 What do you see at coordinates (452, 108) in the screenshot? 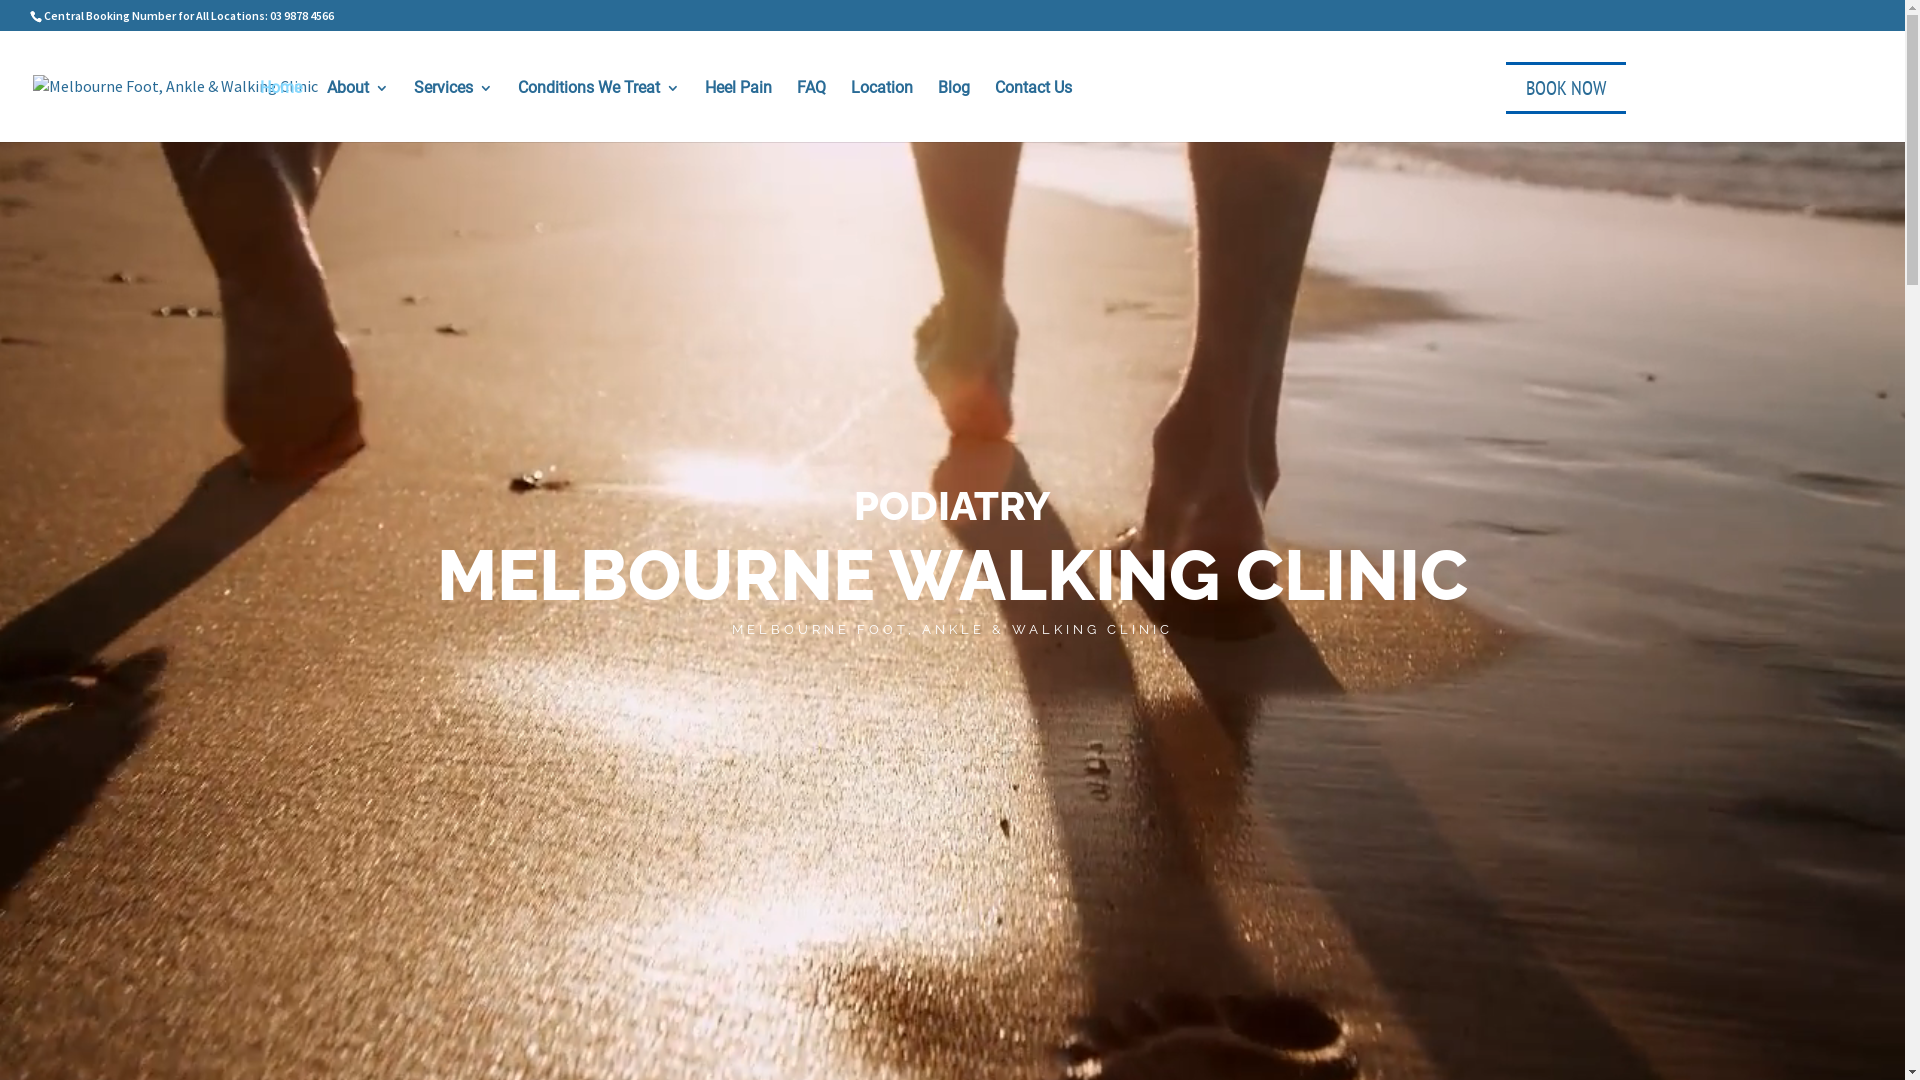
I see `'Services'` at bounding box center [452, 108].